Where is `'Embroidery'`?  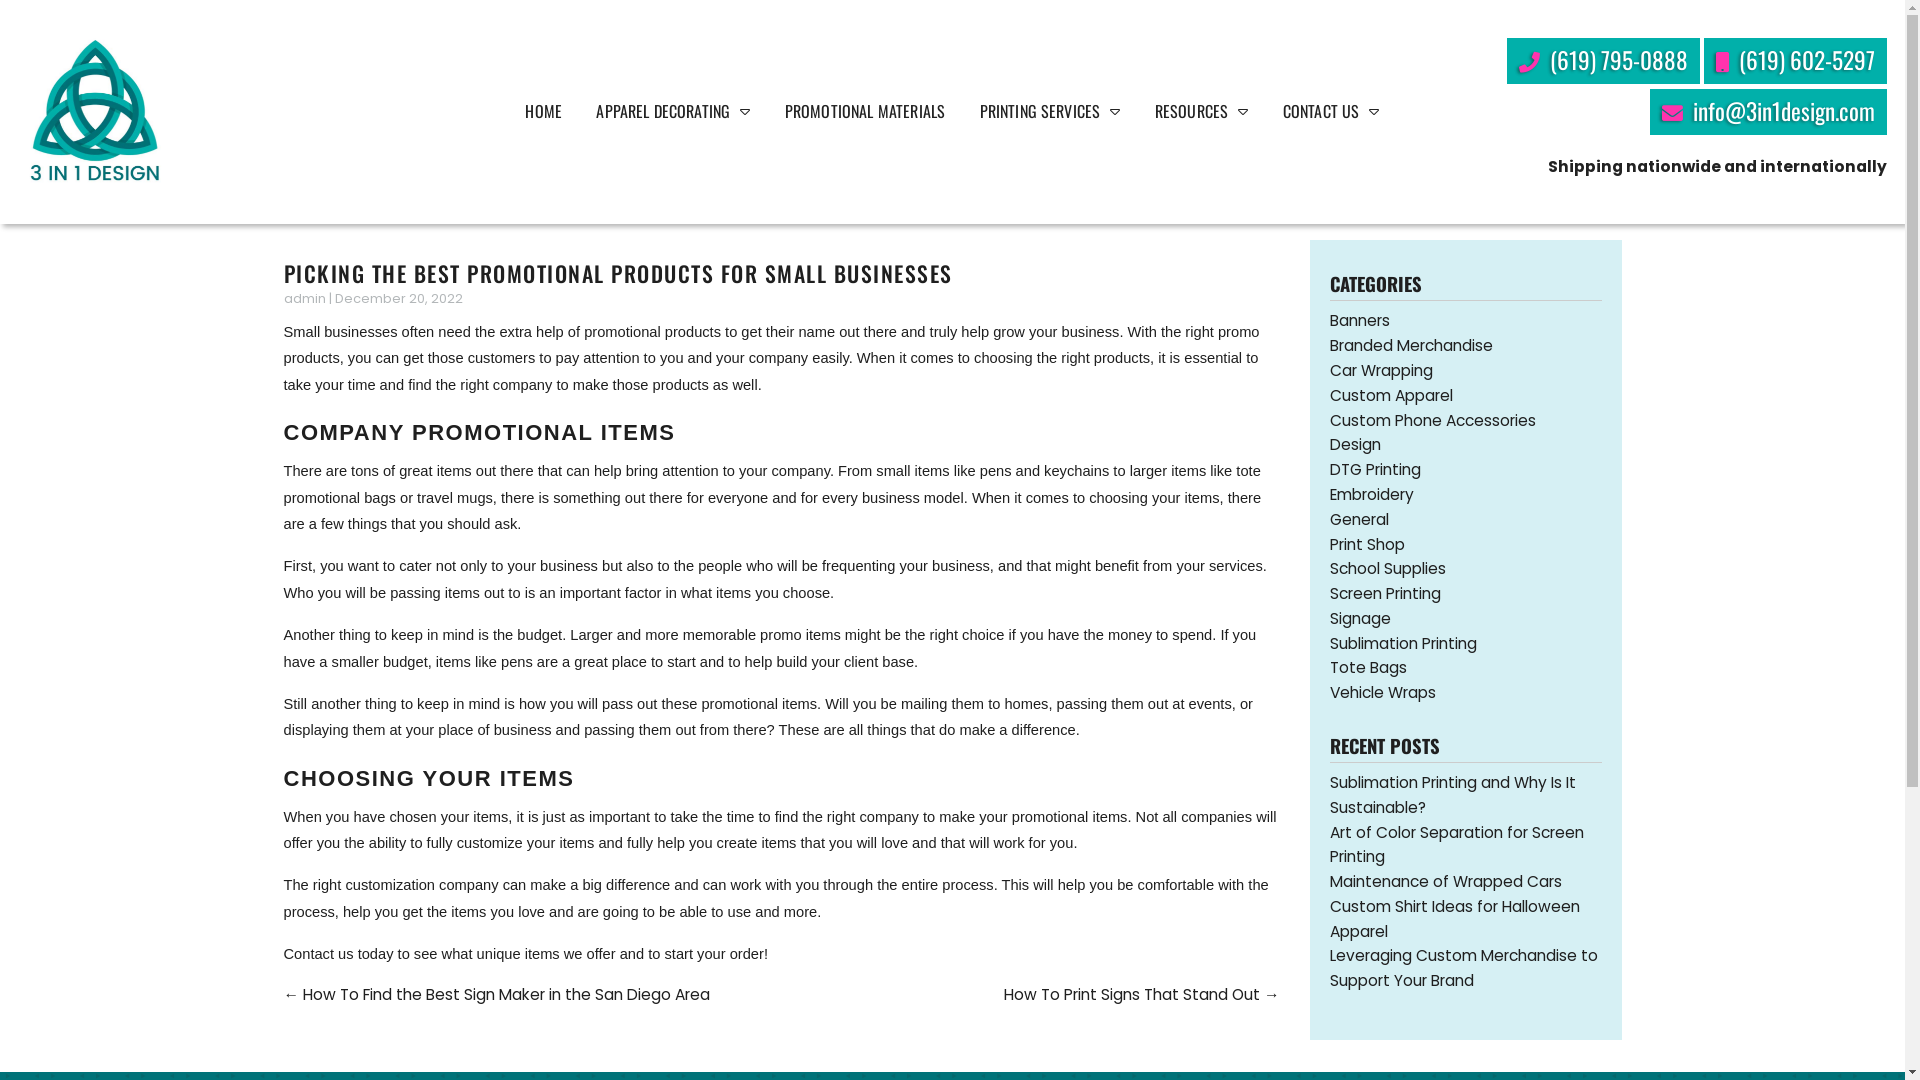 'Embroidery' is located at coordinates (1371, 494).